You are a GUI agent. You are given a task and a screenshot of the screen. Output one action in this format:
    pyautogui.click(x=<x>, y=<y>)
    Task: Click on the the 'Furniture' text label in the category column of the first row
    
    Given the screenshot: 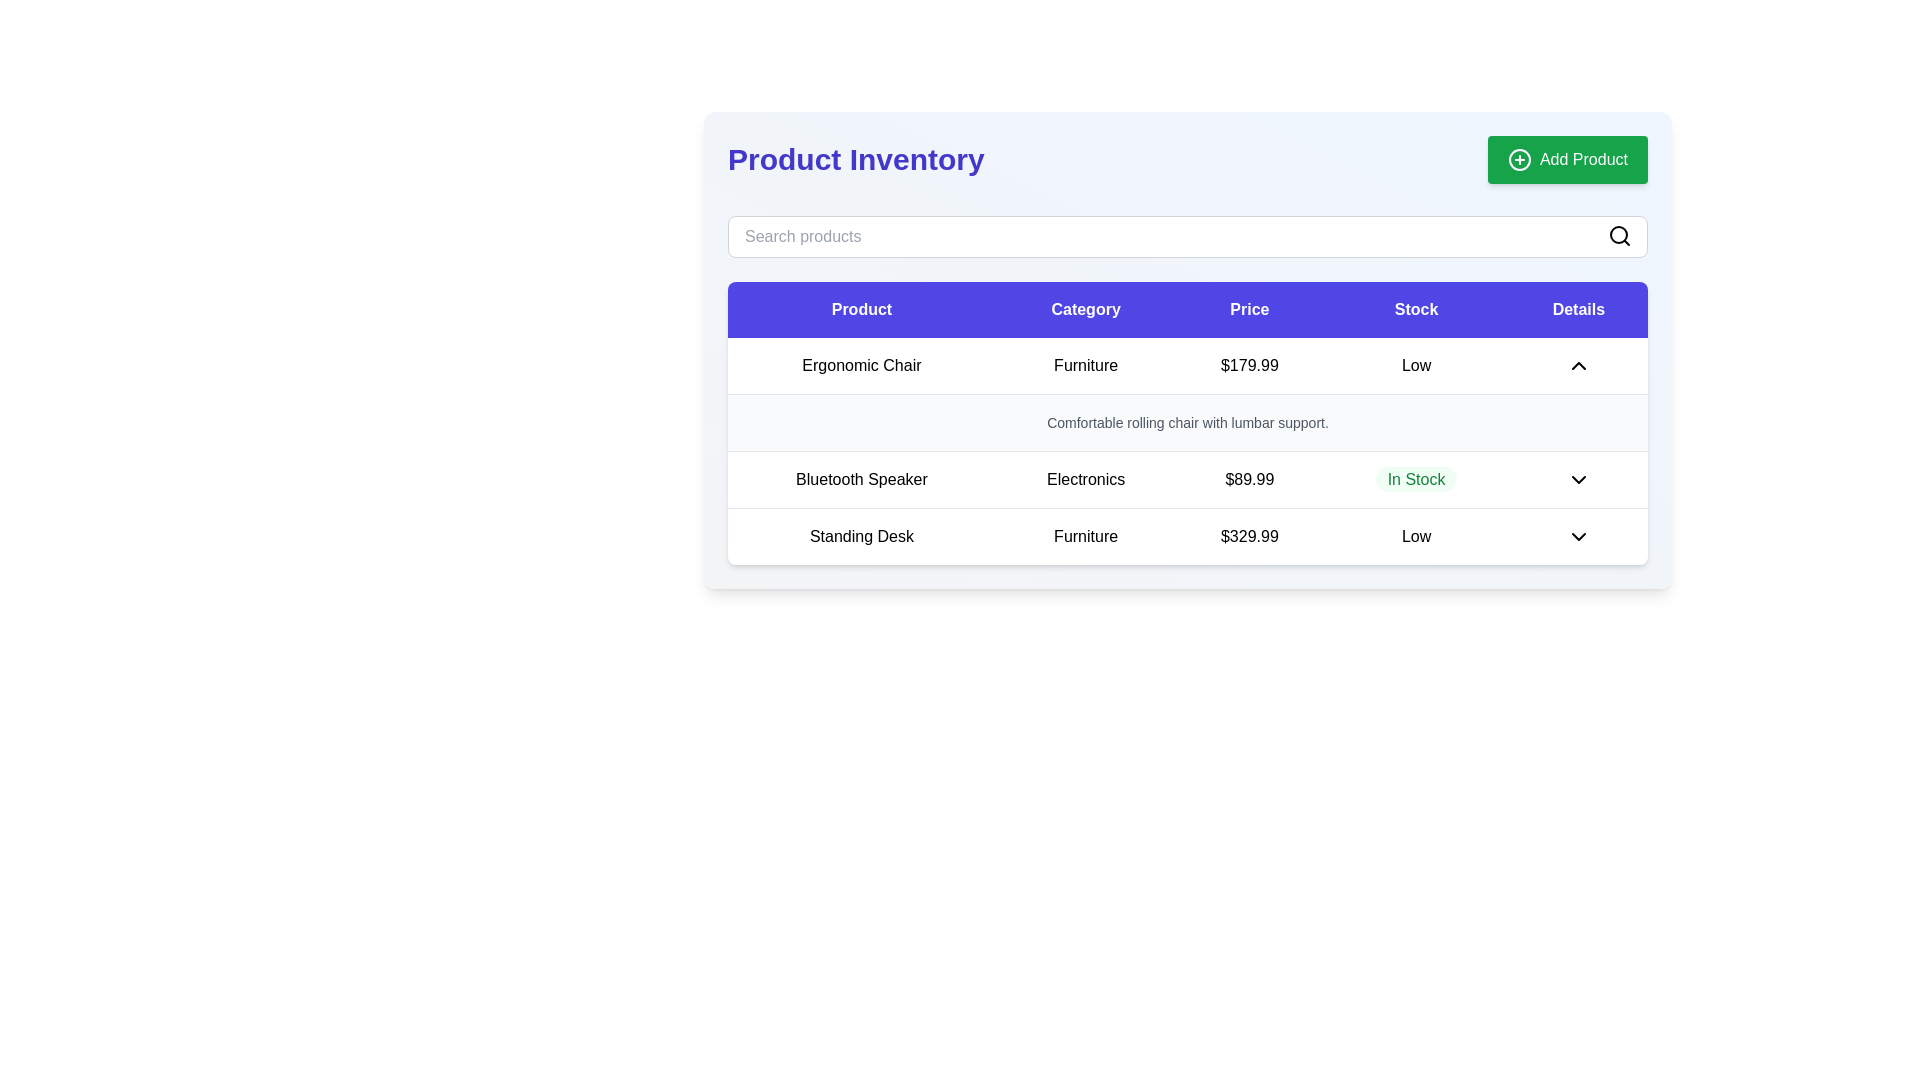 What is the action you would take?
    pyautogui.click(x=1085, y=366)
    